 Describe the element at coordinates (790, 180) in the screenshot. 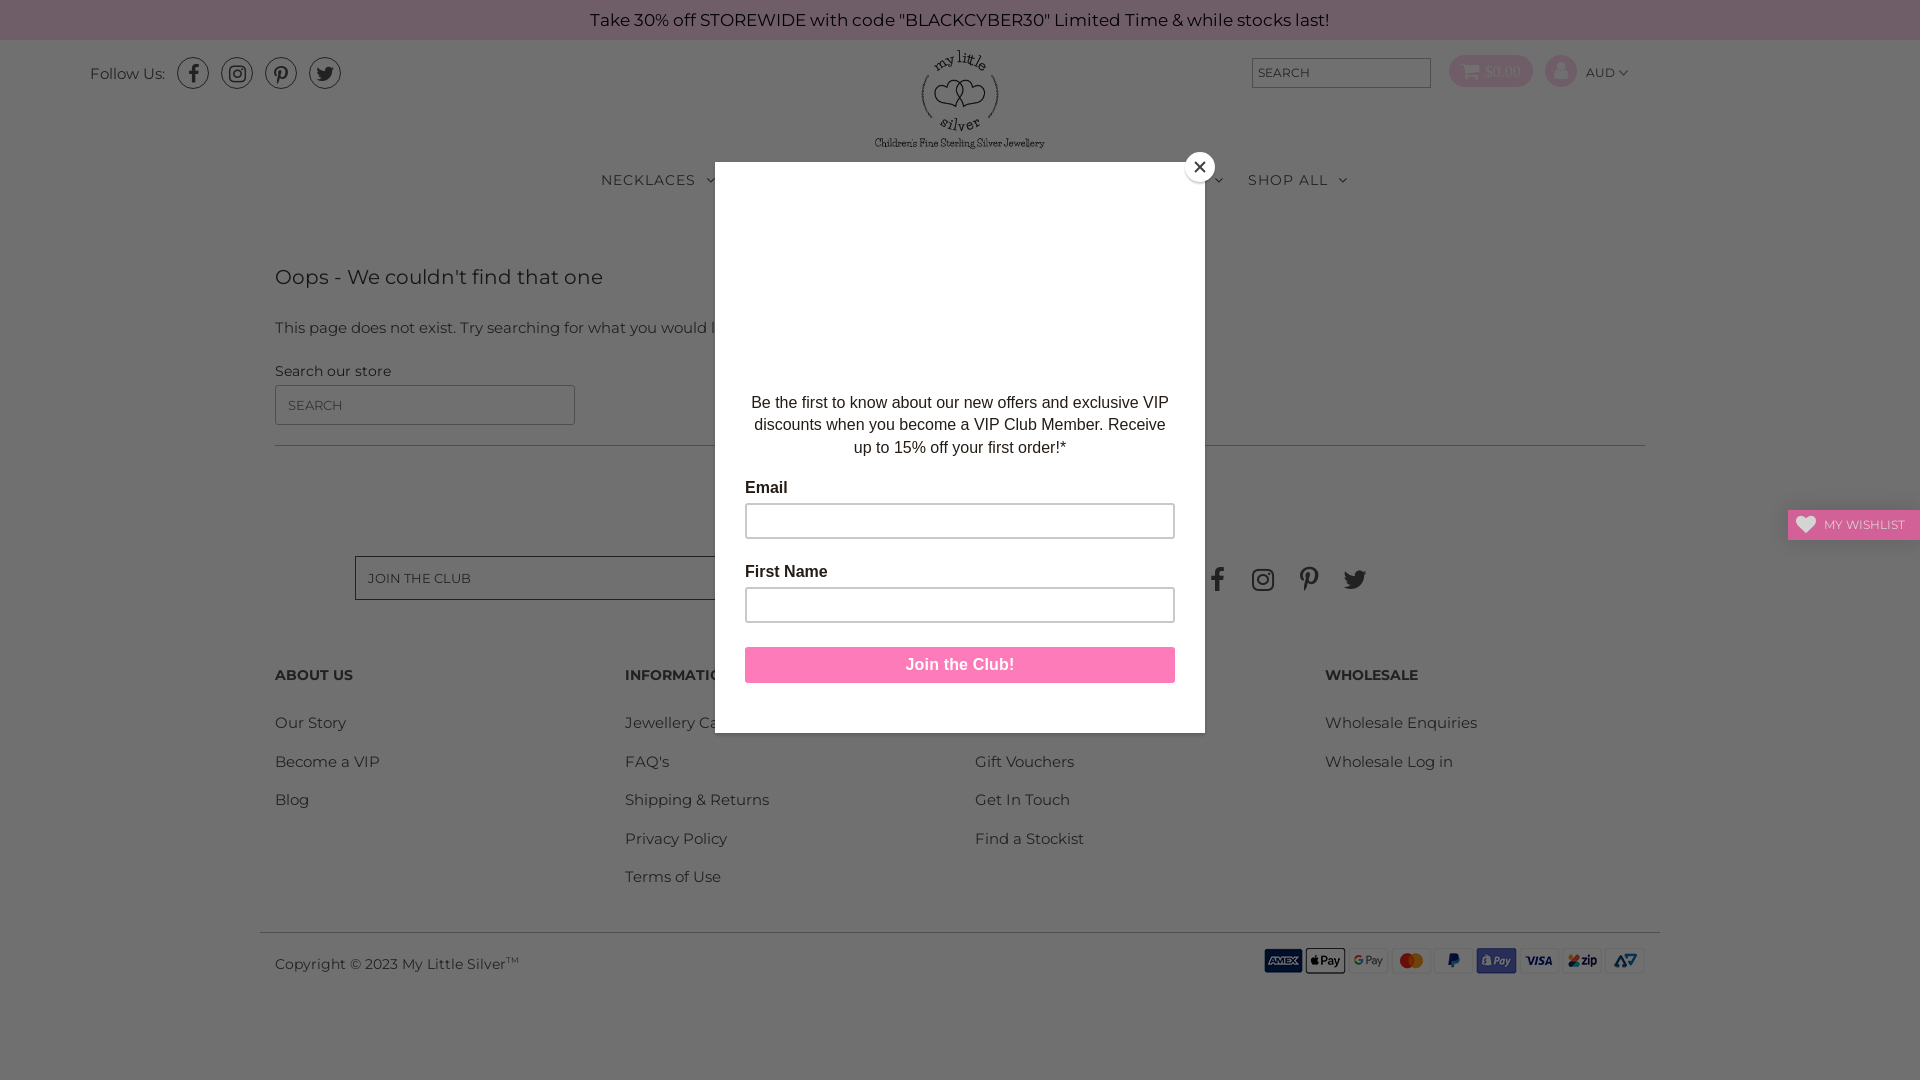

I see `'EARRINGS'` at that location.